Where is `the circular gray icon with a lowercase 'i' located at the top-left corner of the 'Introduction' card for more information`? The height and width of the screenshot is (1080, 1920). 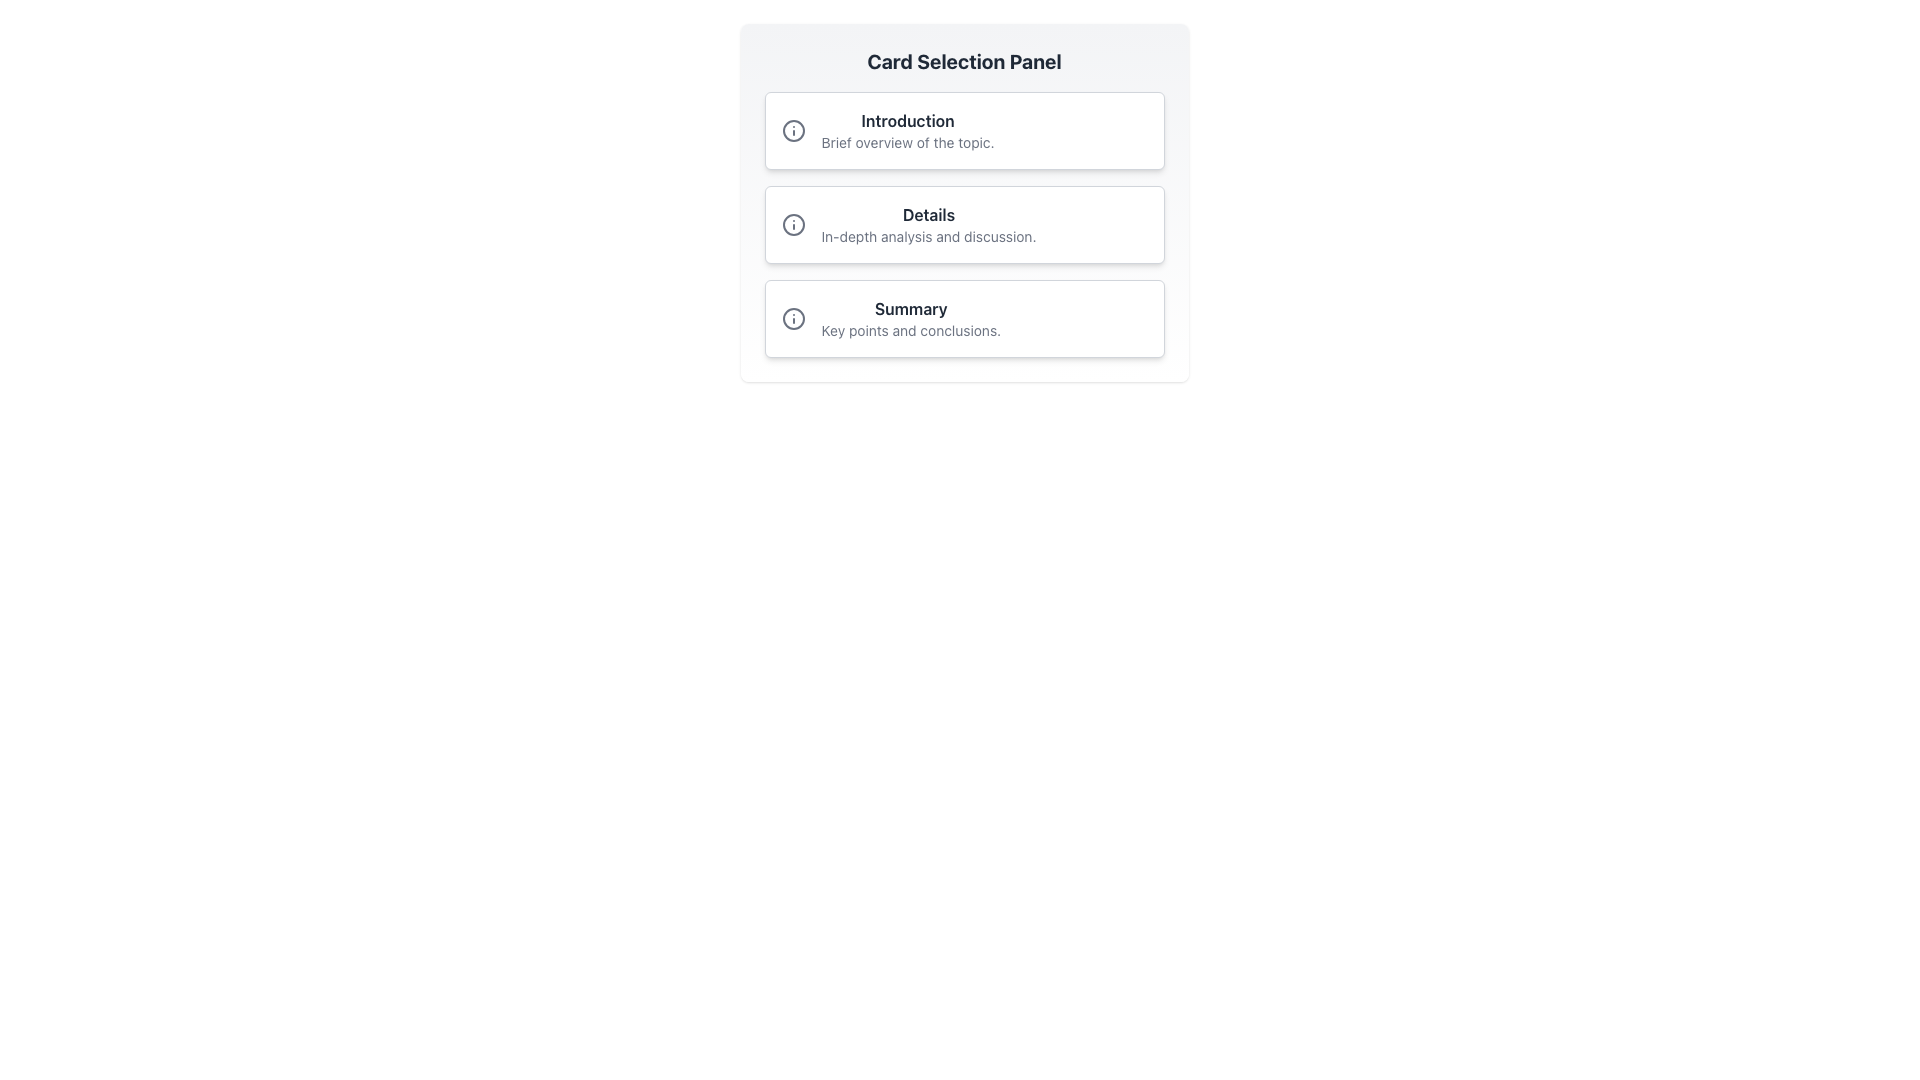 the circular gray icon with a lowercase 'i' located at the top-left corner of the 'Introduction' card for more information is located at coordinates (792, 131).